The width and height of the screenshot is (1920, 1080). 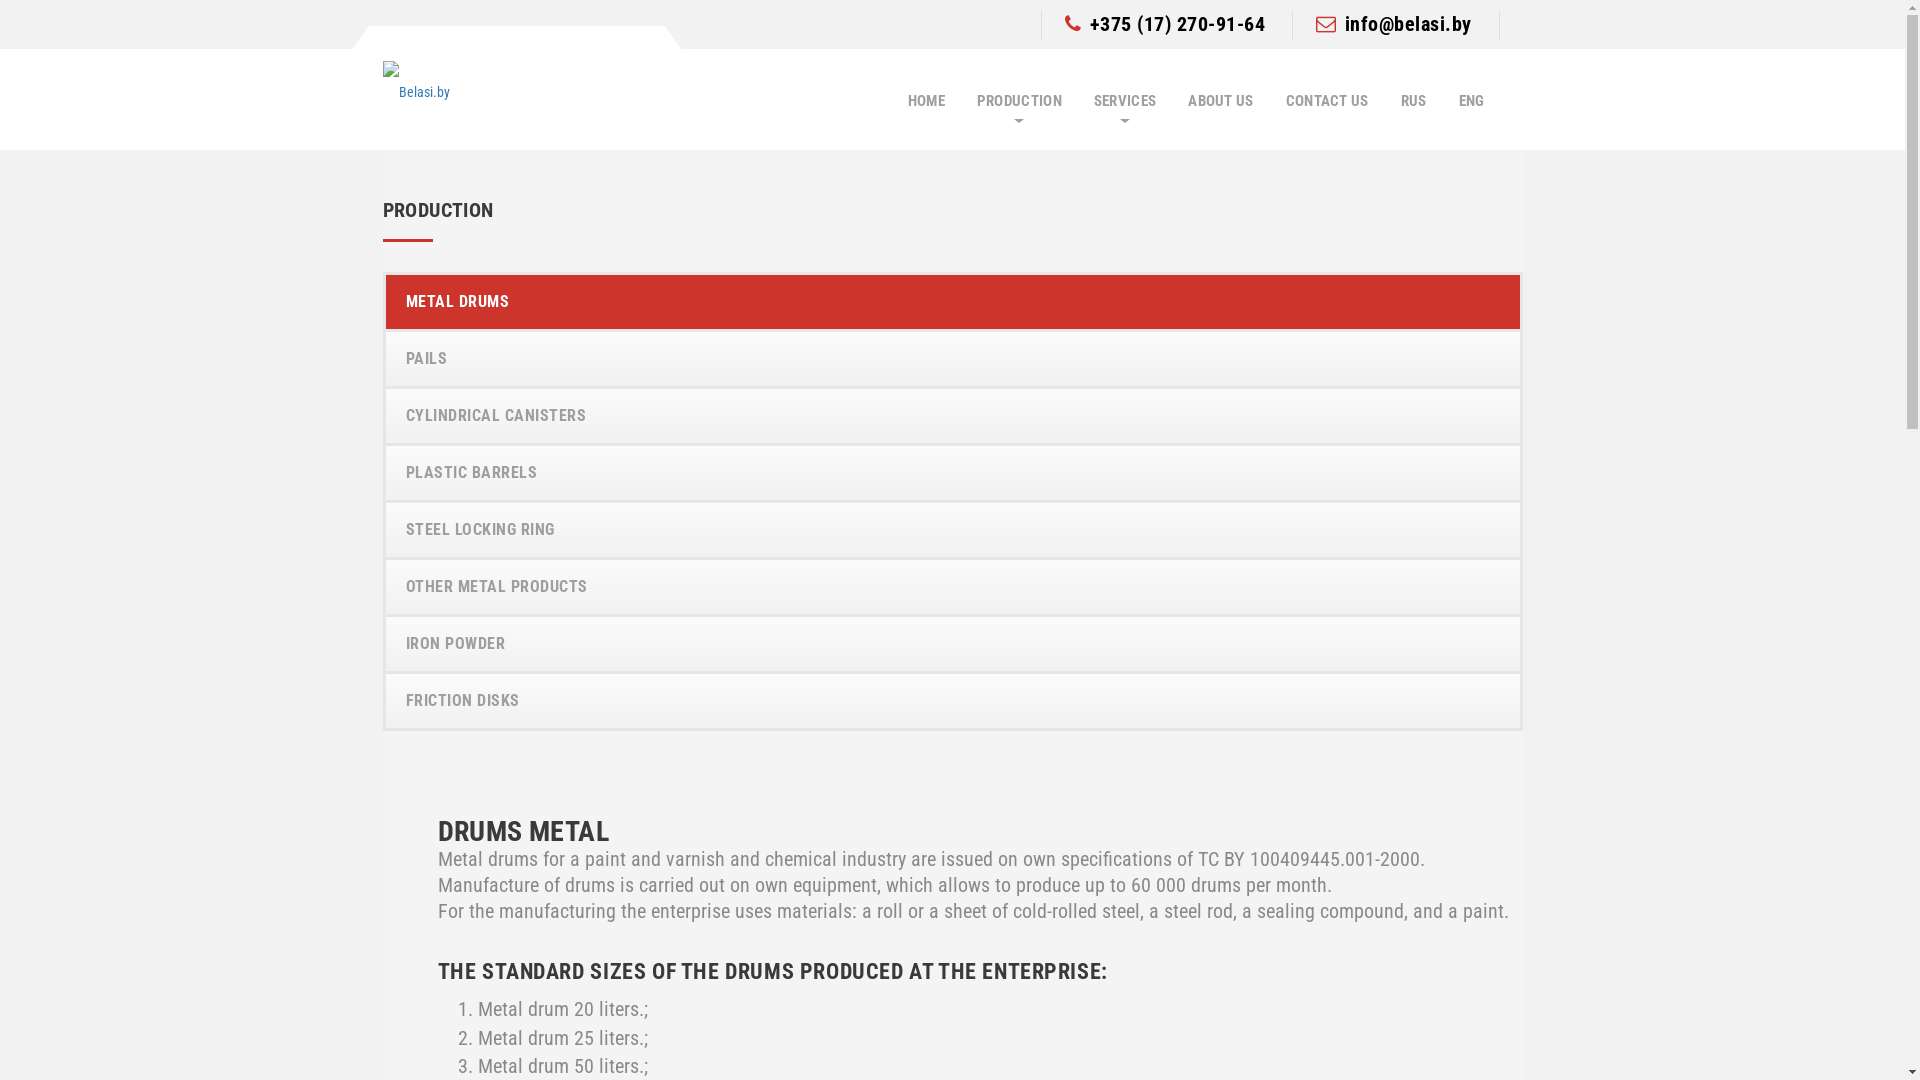 I want to click on 'HOME', so click(x=925, y=101).